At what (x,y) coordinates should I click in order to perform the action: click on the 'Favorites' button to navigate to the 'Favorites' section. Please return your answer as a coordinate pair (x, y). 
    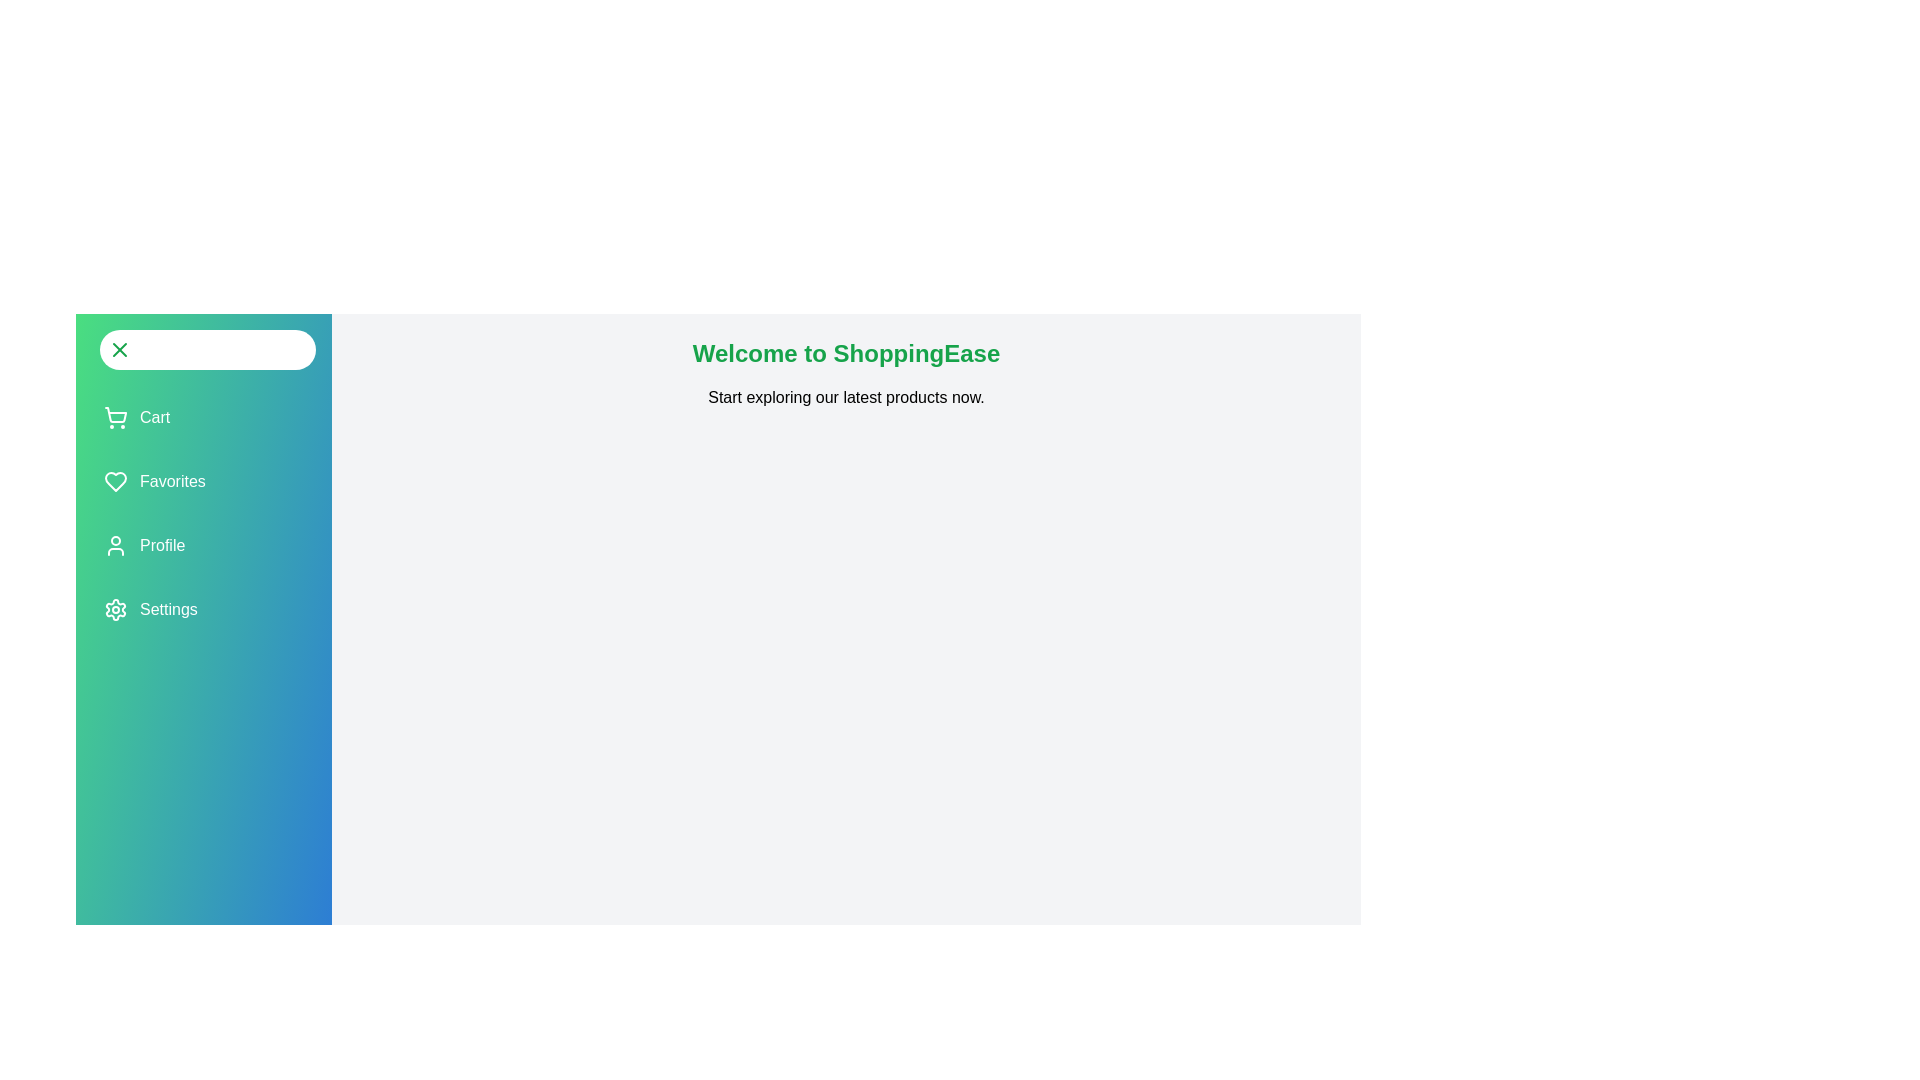
    Looking at the image, I should click on (153, 482).